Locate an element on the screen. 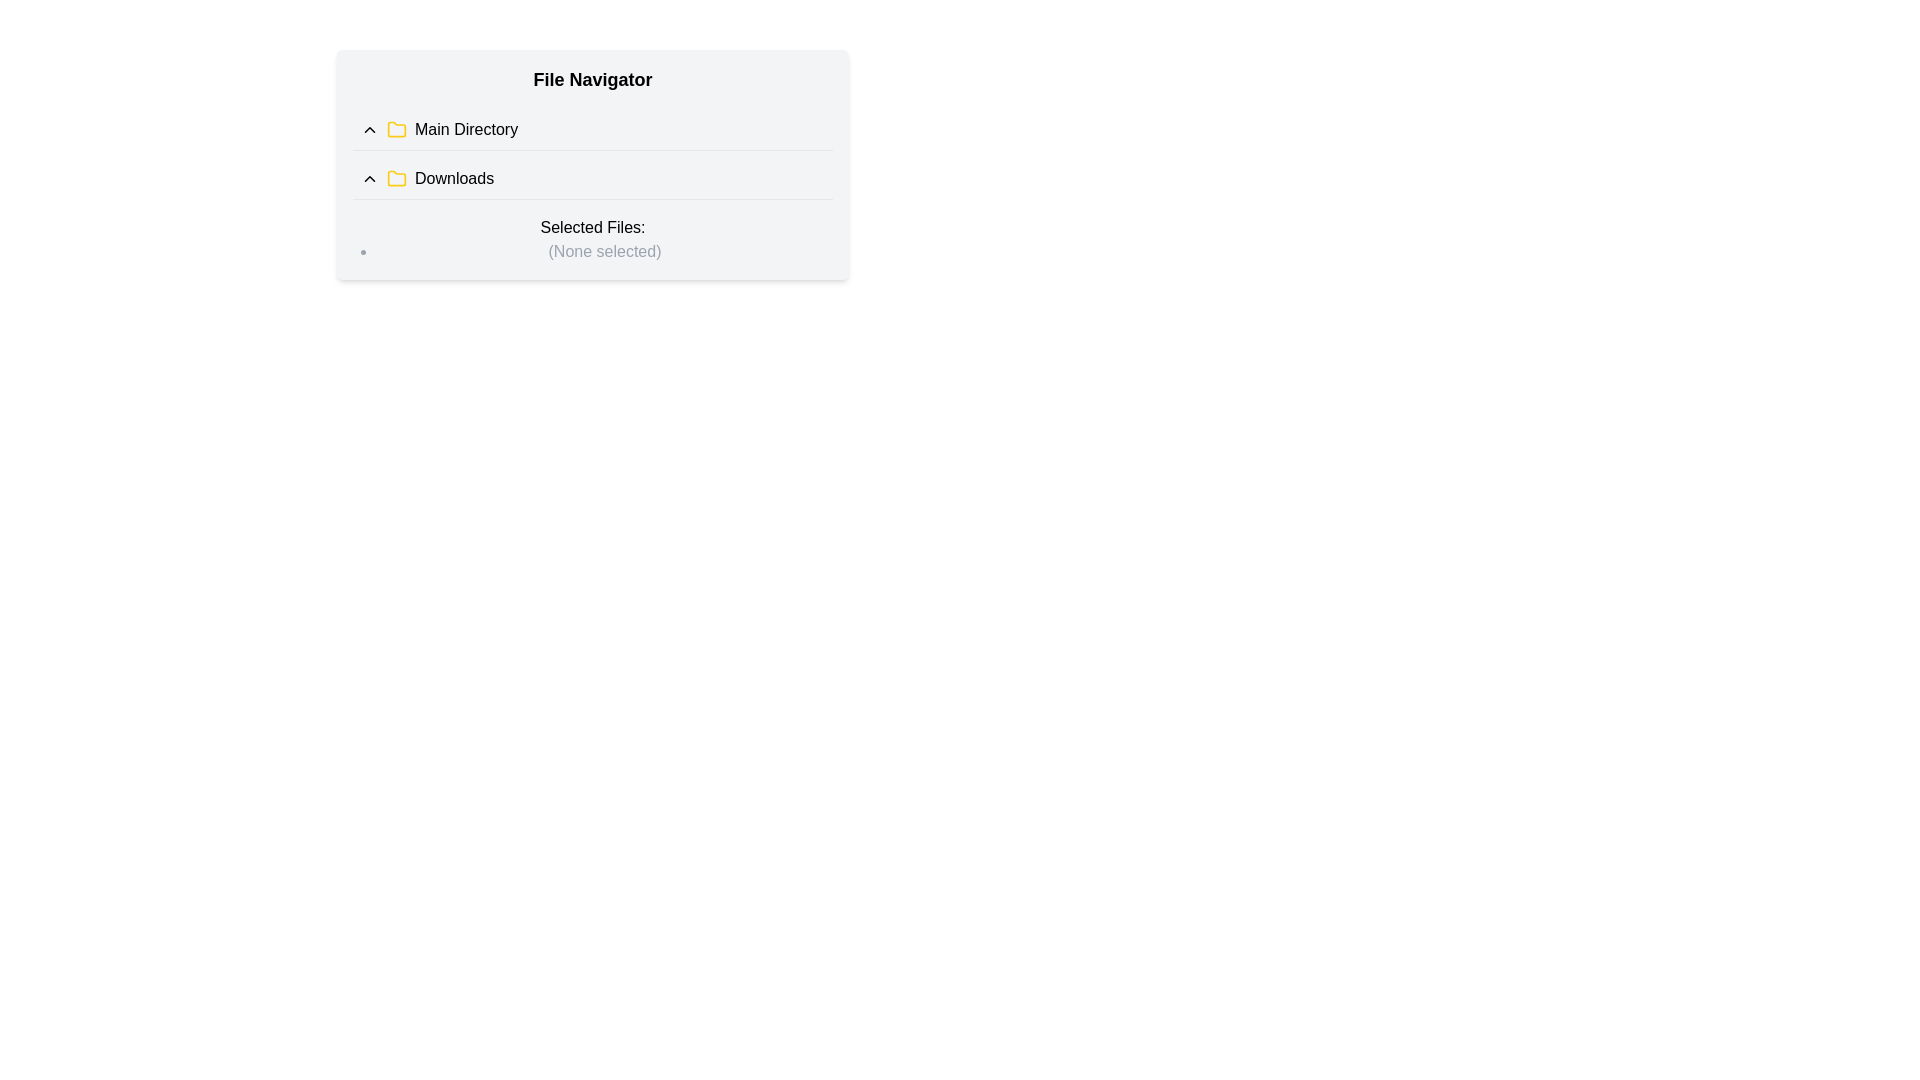  the upward-pointing chevron icon that indicates collapsible or expandable sections, located to the left of the yellow folder icon in the row containing 'Main Directory' is located at coordinates (369, 130).